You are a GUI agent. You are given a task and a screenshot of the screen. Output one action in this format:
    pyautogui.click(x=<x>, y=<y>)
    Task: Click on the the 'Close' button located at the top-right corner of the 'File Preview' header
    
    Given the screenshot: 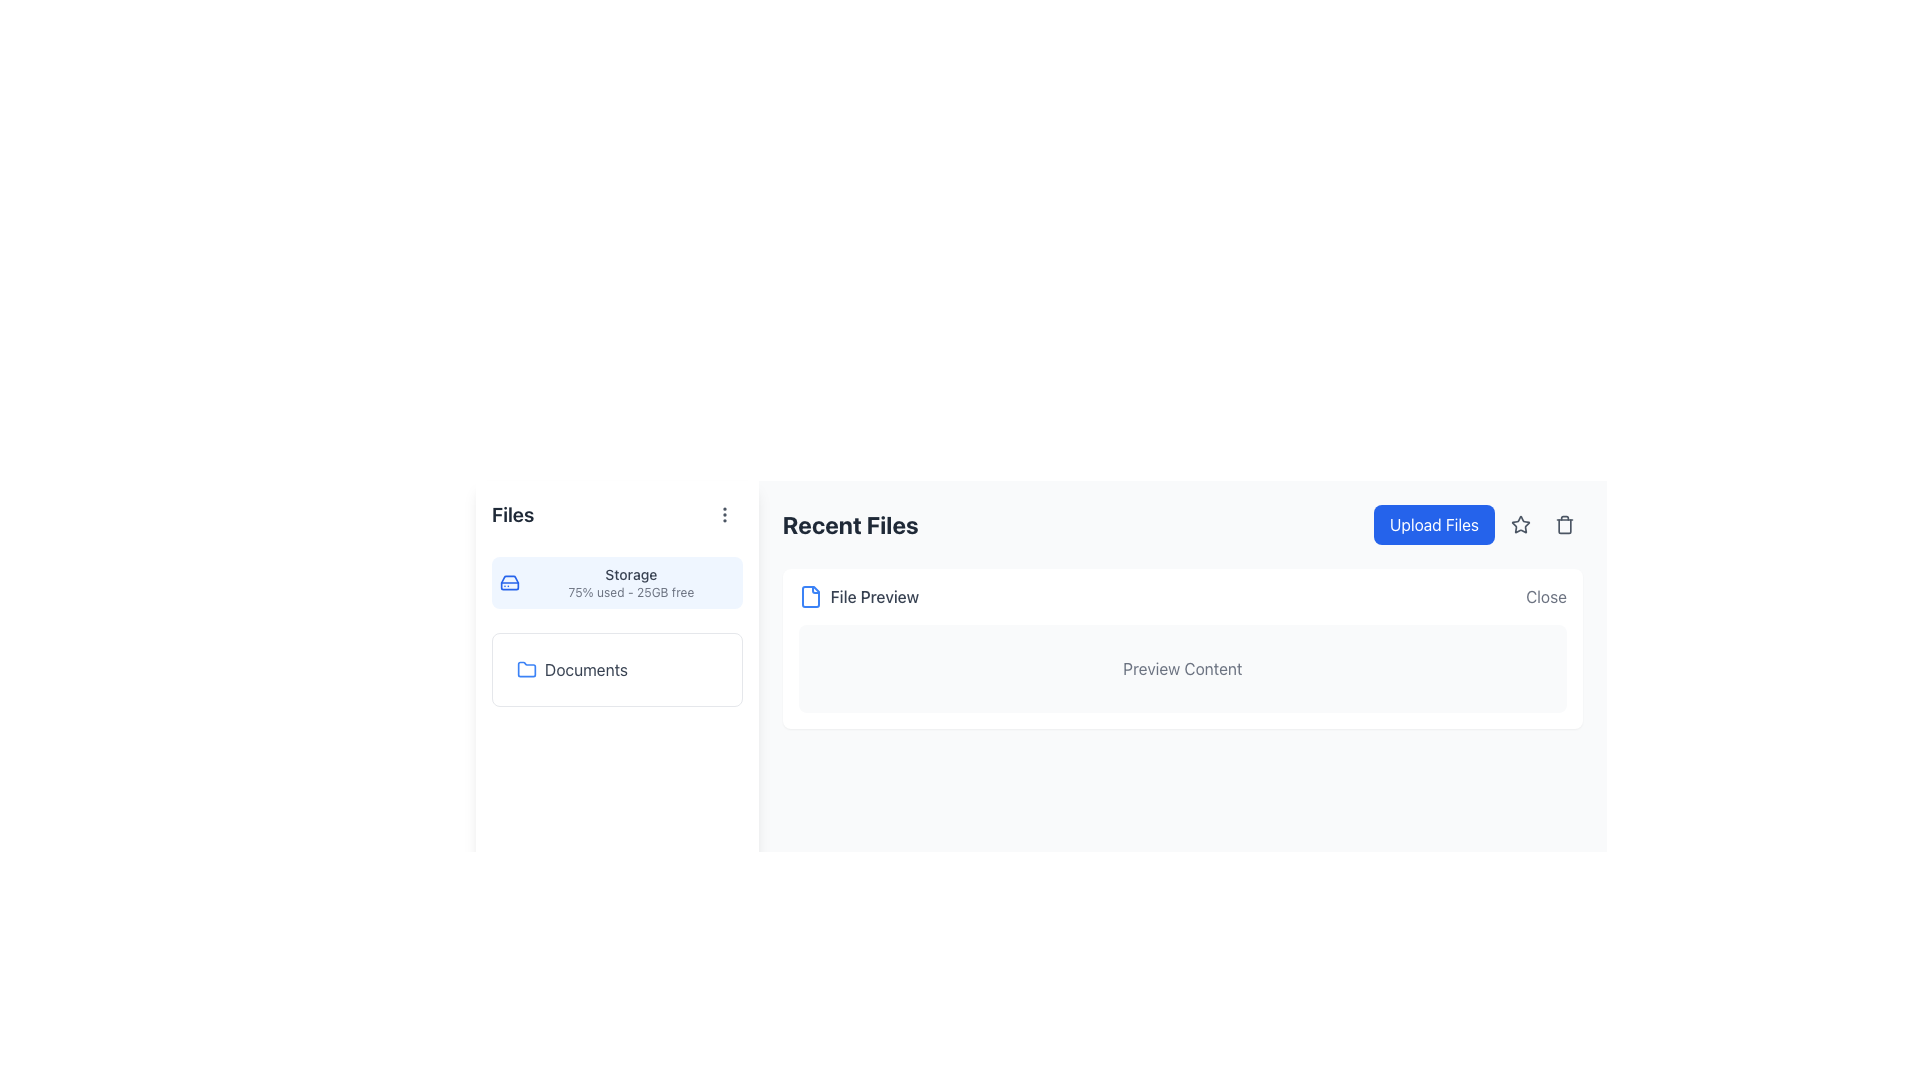 What is the action you would take?
    pyautogui.click(x=1545, y=596)
    